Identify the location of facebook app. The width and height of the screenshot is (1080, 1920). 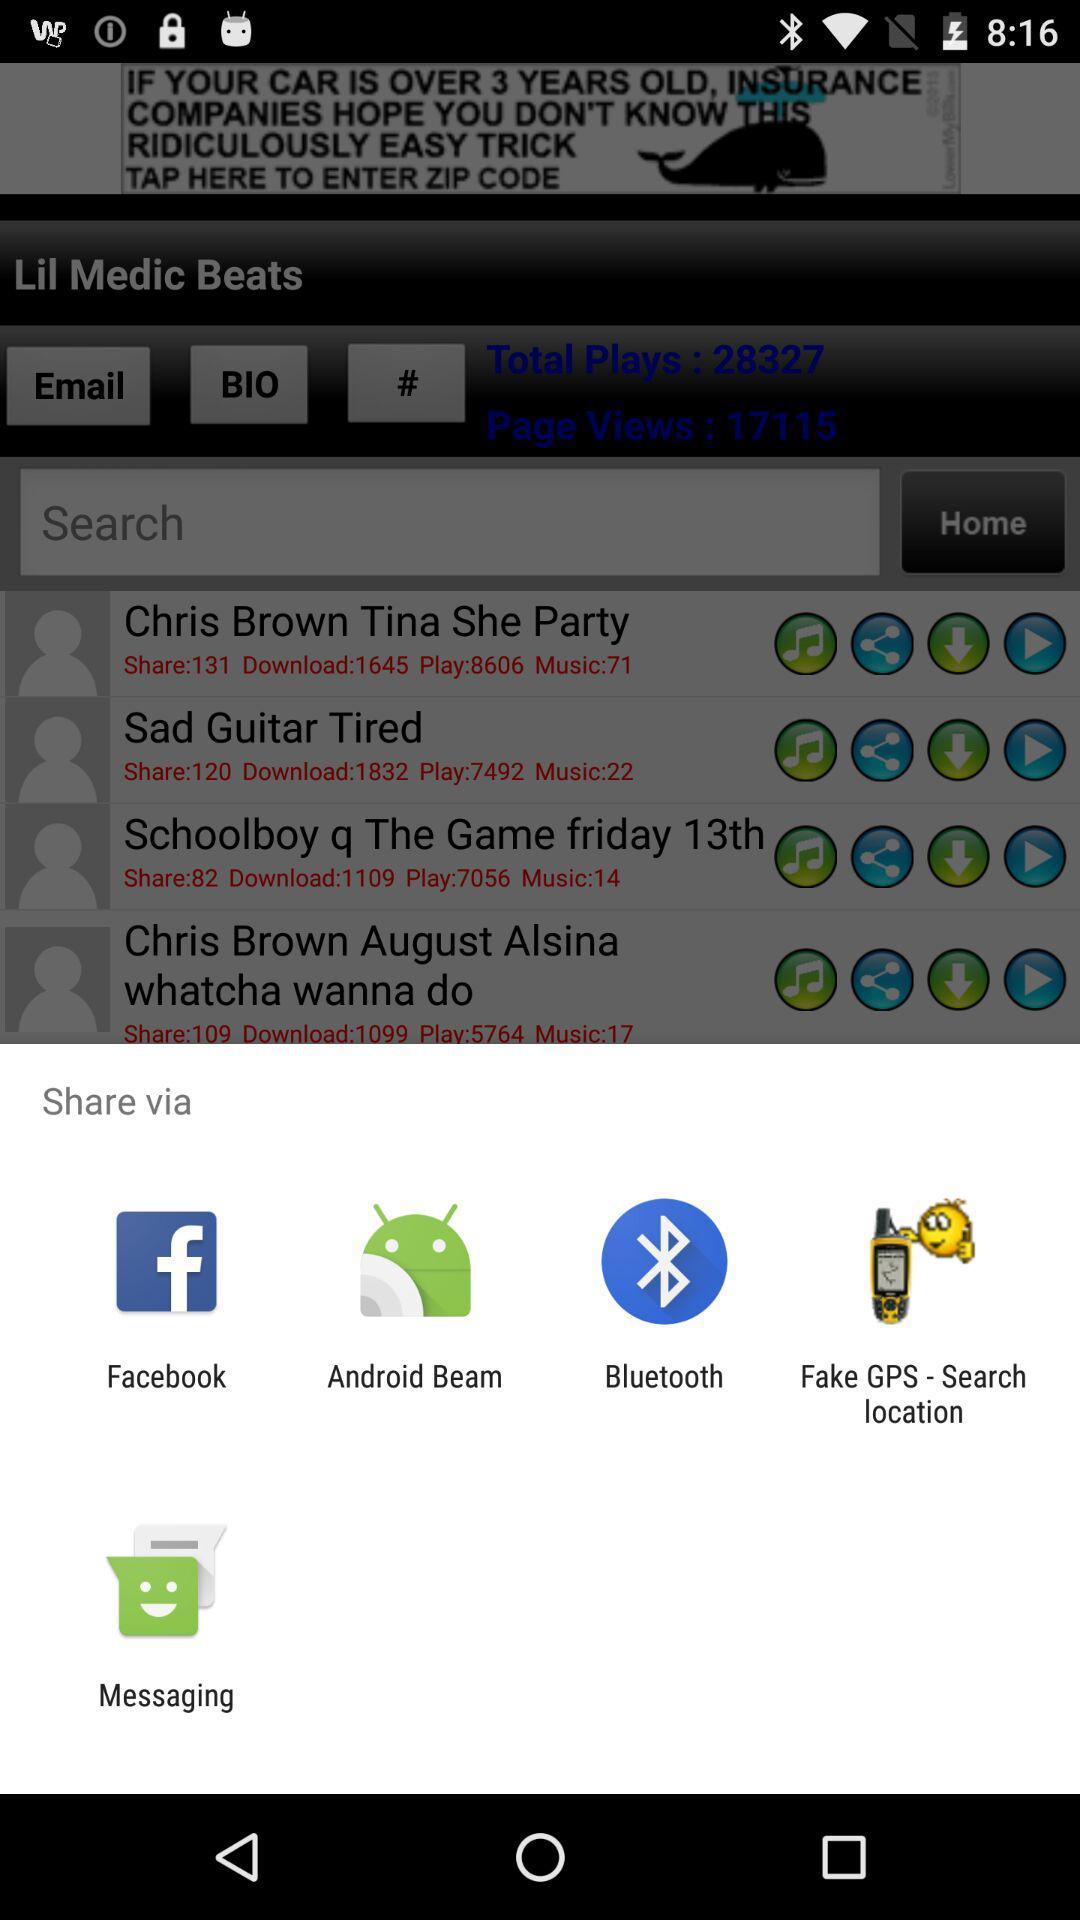
(165, 1392).